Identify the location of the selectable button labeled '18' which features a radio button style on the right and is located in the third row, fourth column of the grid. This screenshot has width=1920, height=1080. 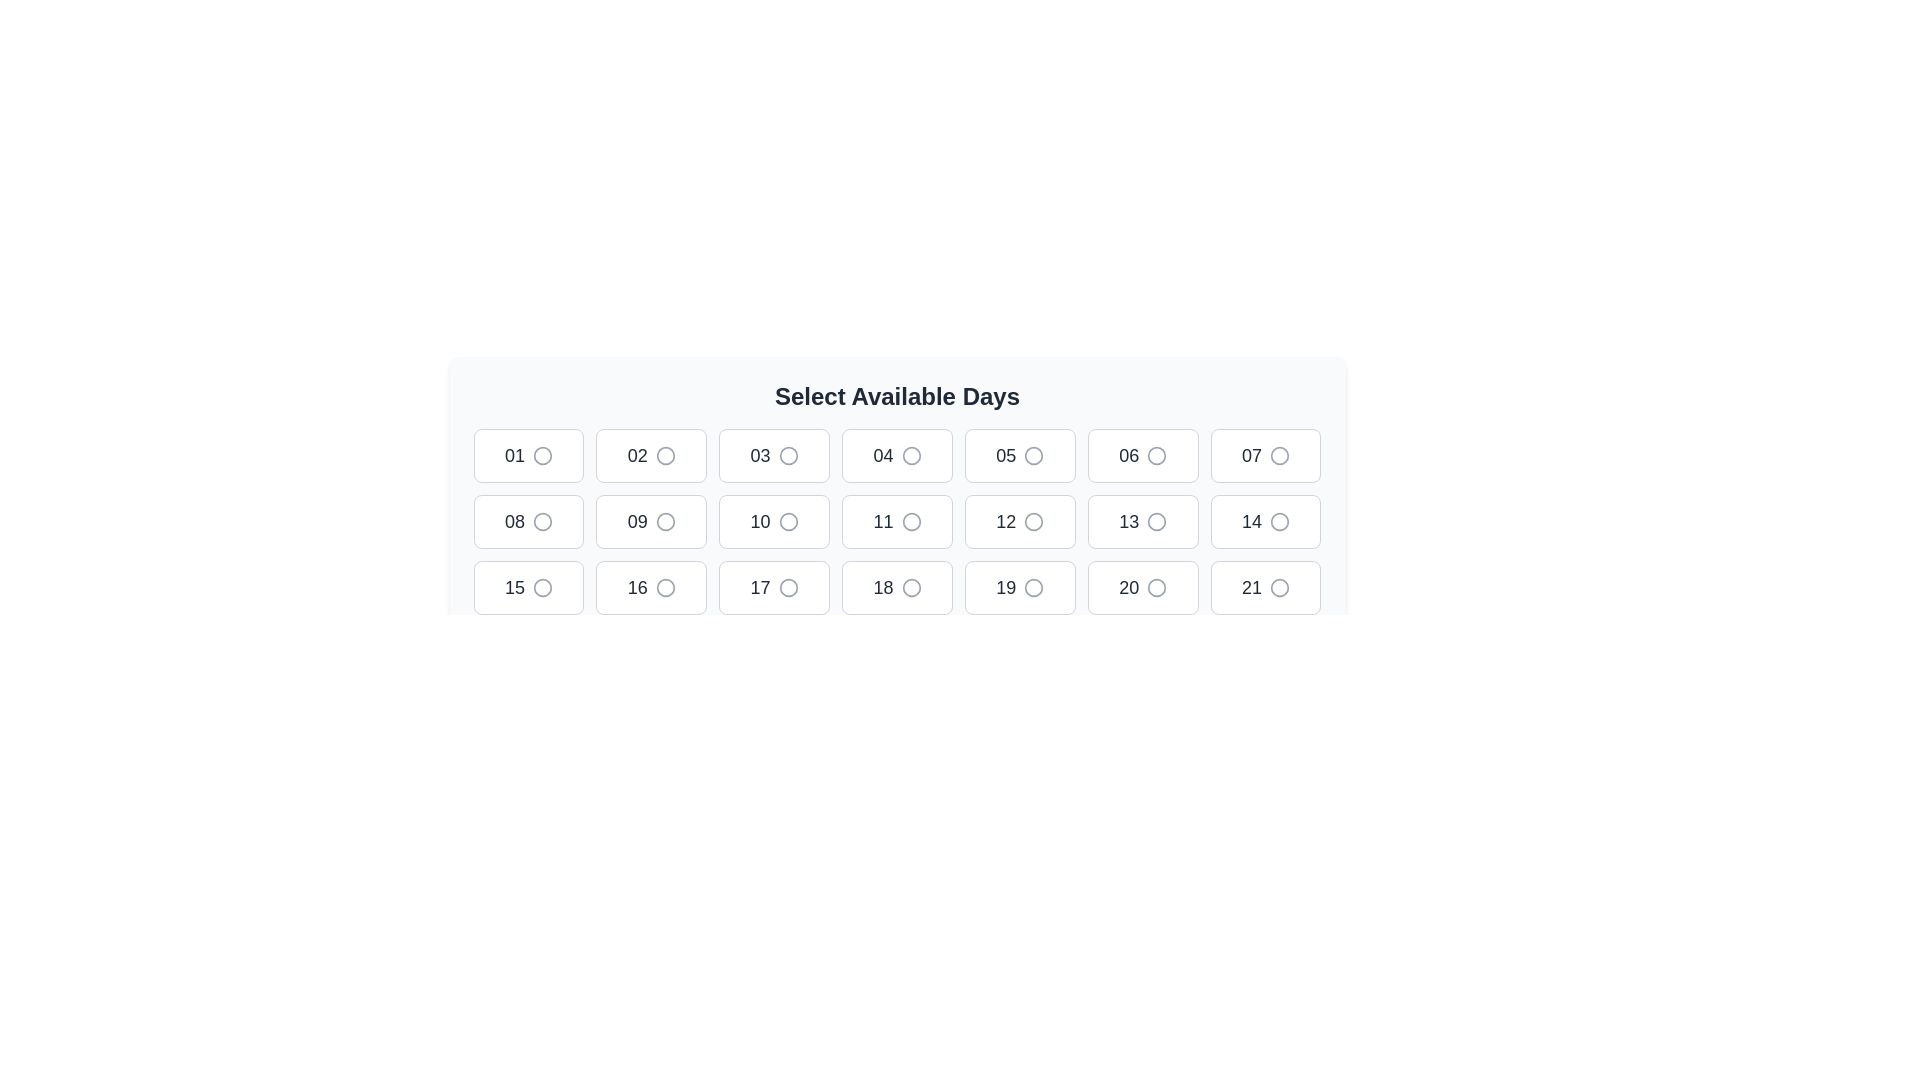
(896, 586).